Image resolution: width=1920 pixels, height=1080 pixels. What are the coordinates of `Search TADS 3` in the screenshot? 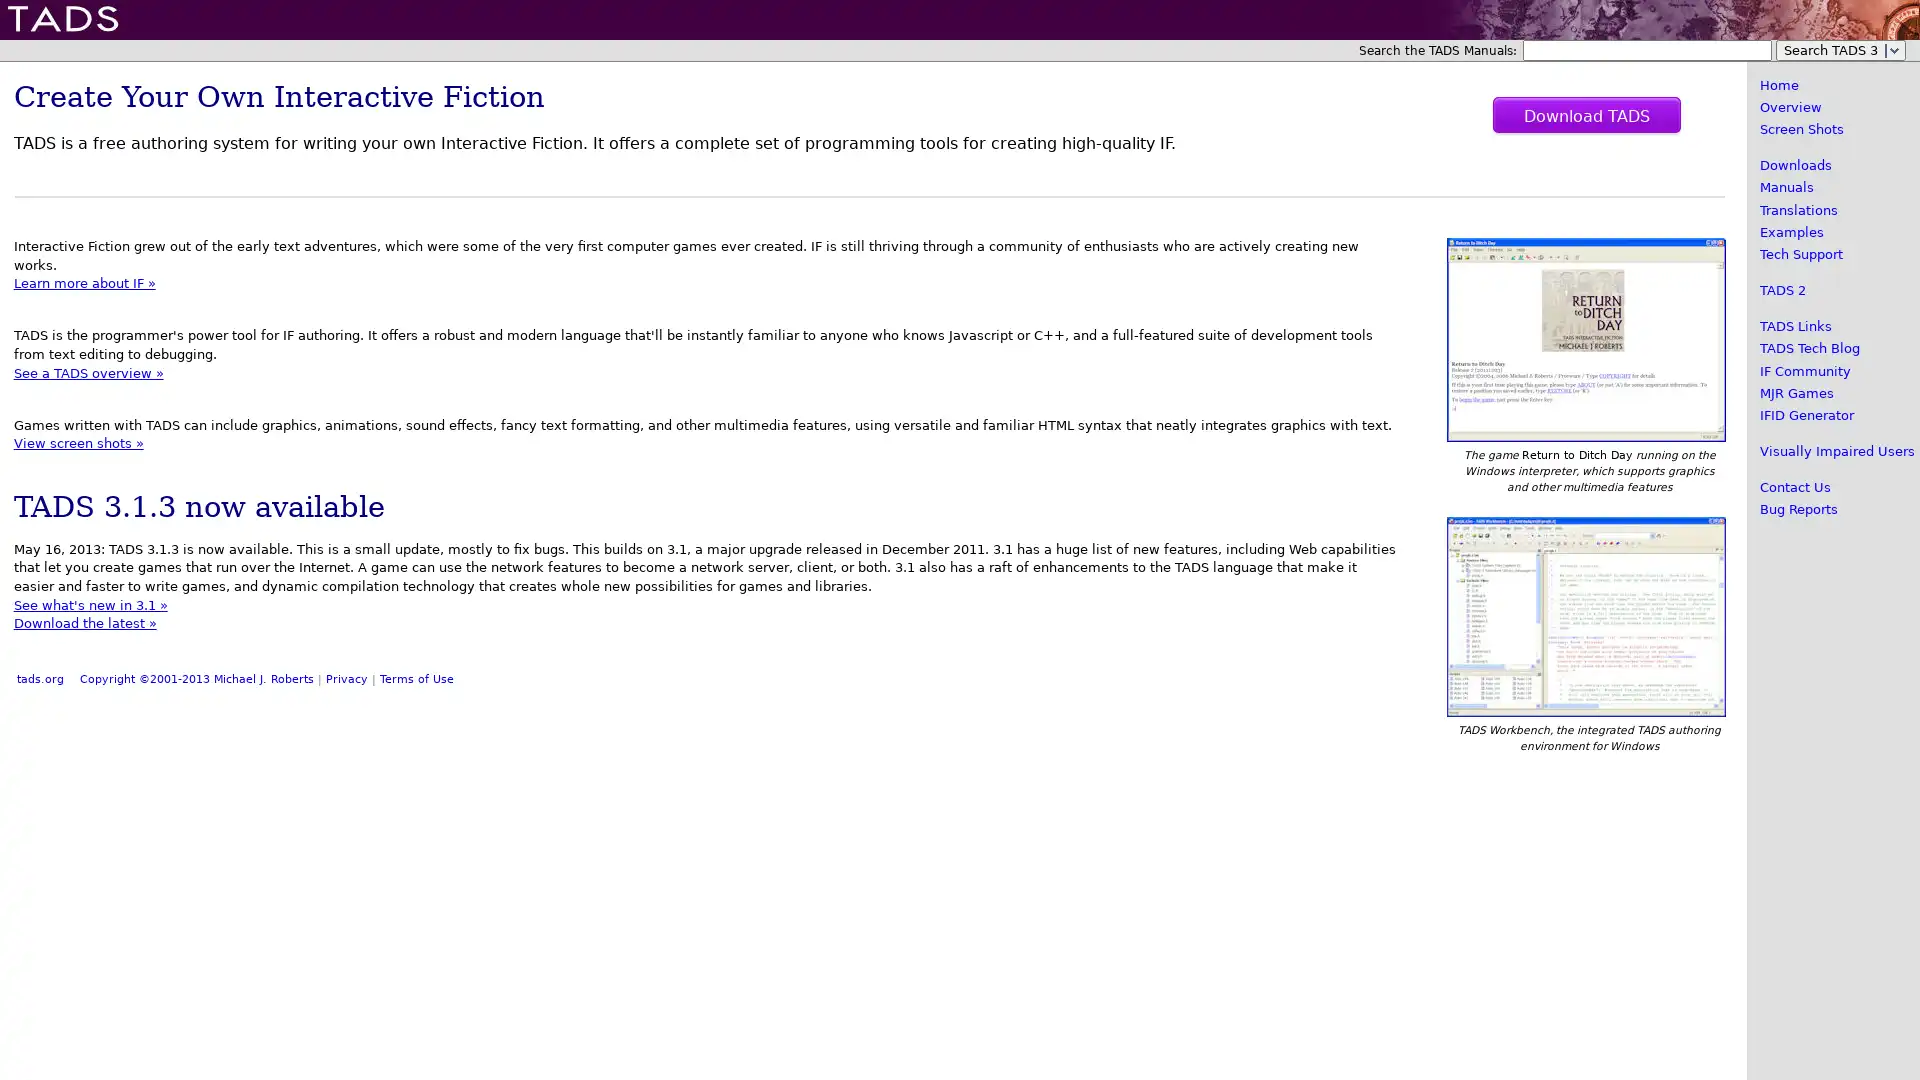 It's located at (1840, 49).